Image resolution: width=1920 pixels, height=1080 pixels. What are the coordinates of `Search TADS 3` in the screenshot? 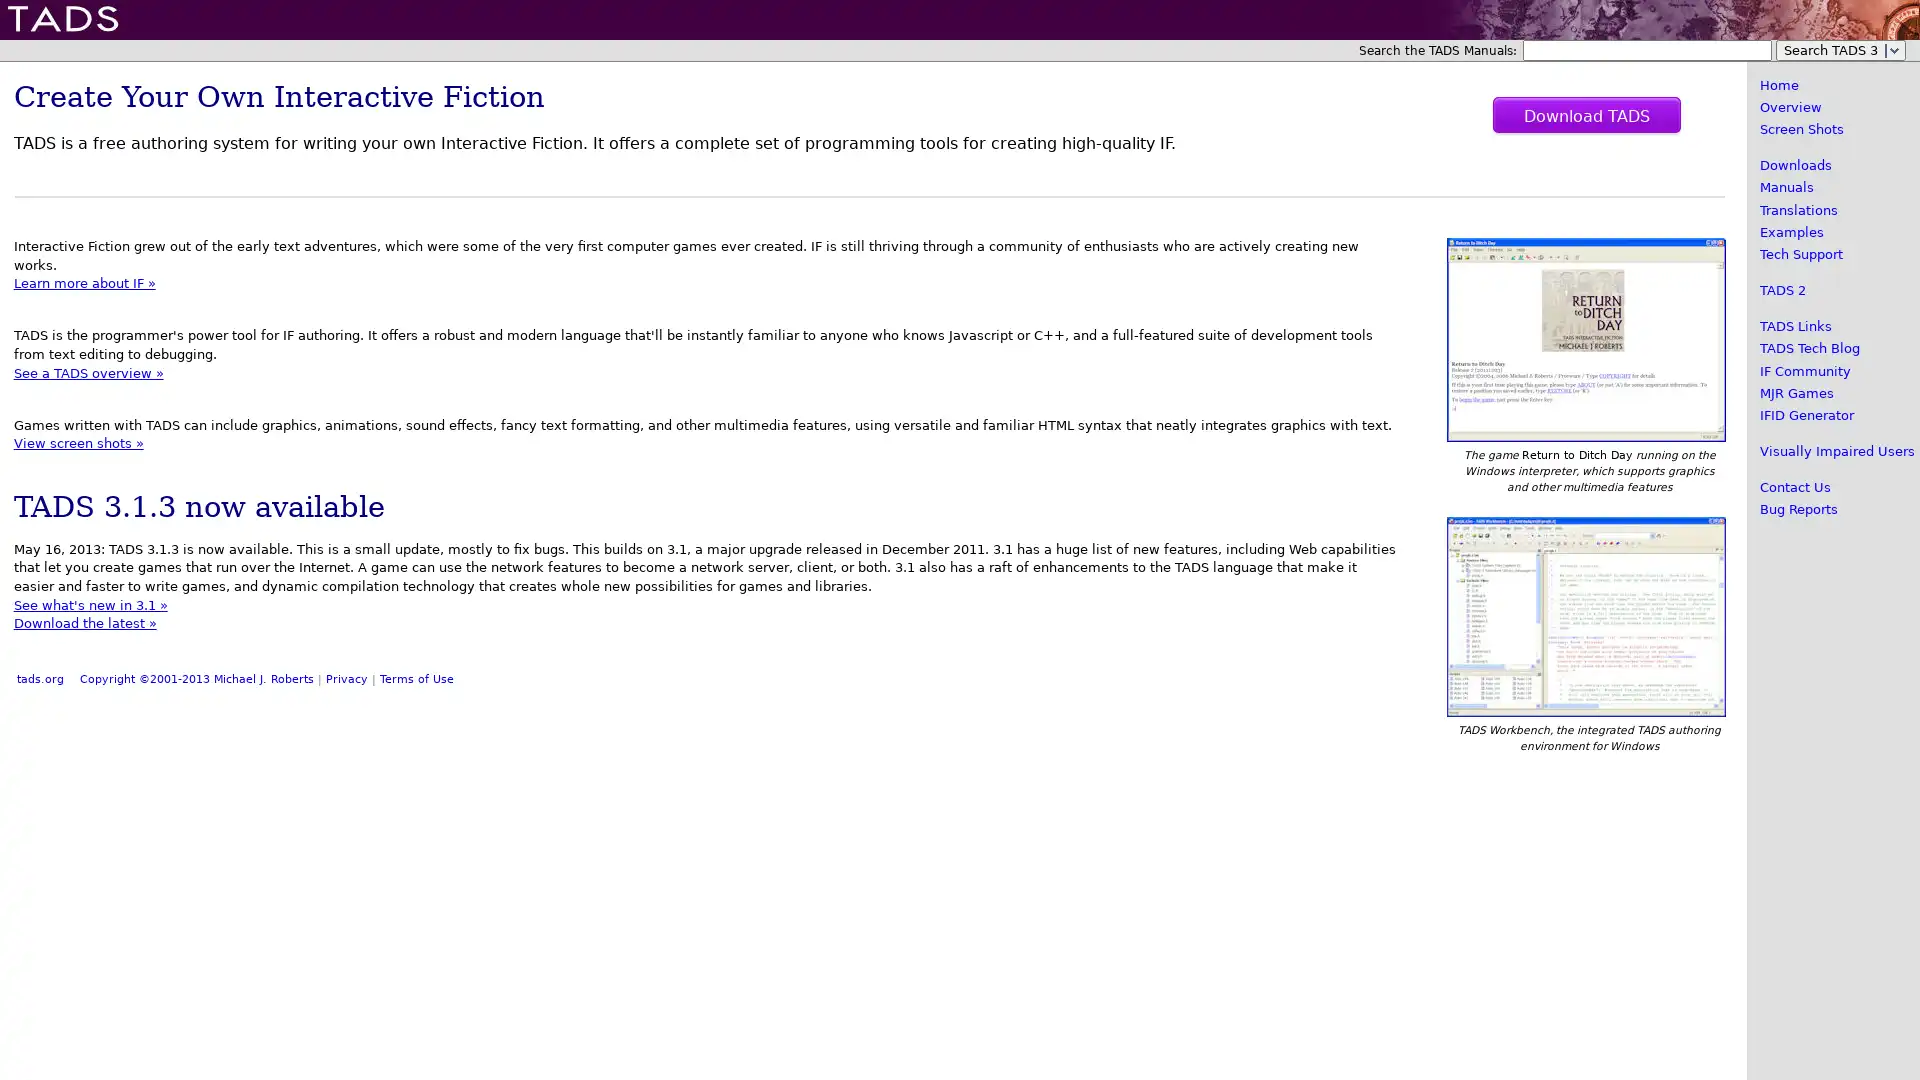 It's located at (1840, 49).